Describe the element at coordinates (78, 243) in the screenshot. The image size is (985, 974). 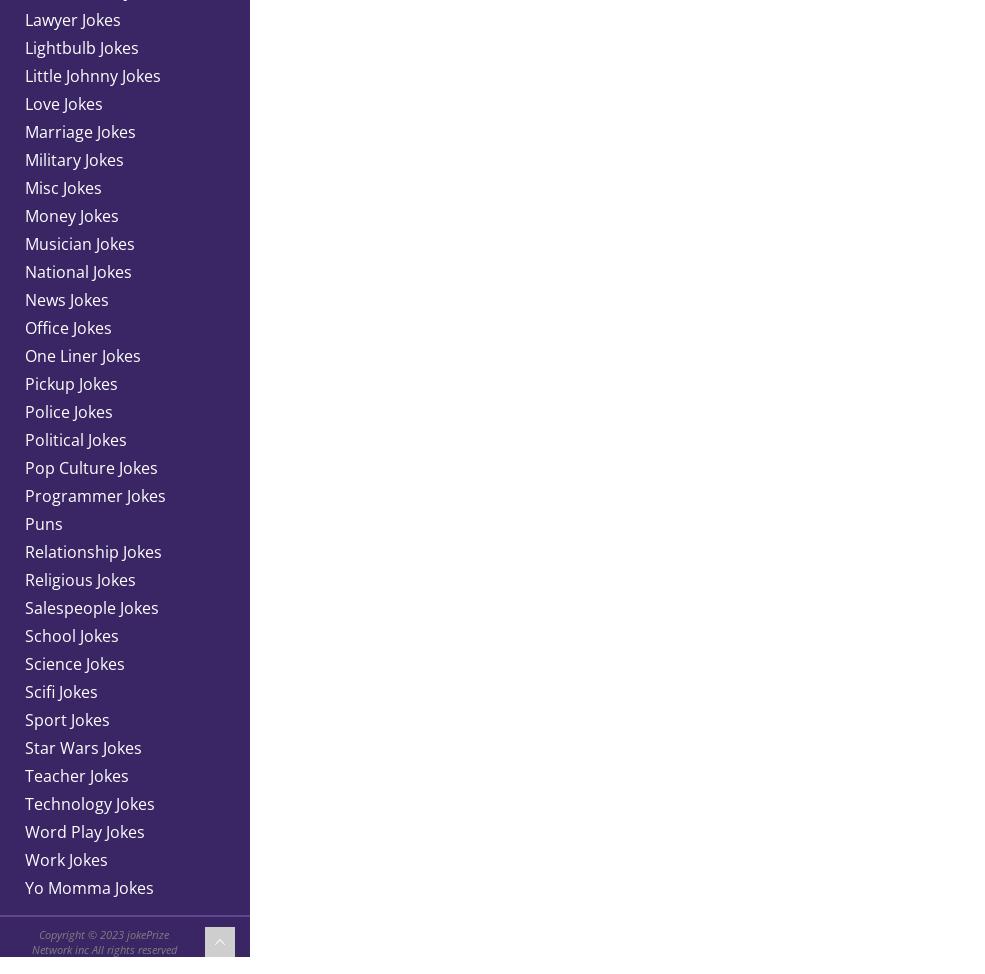
I see `'Musician Jokes'` at that location.